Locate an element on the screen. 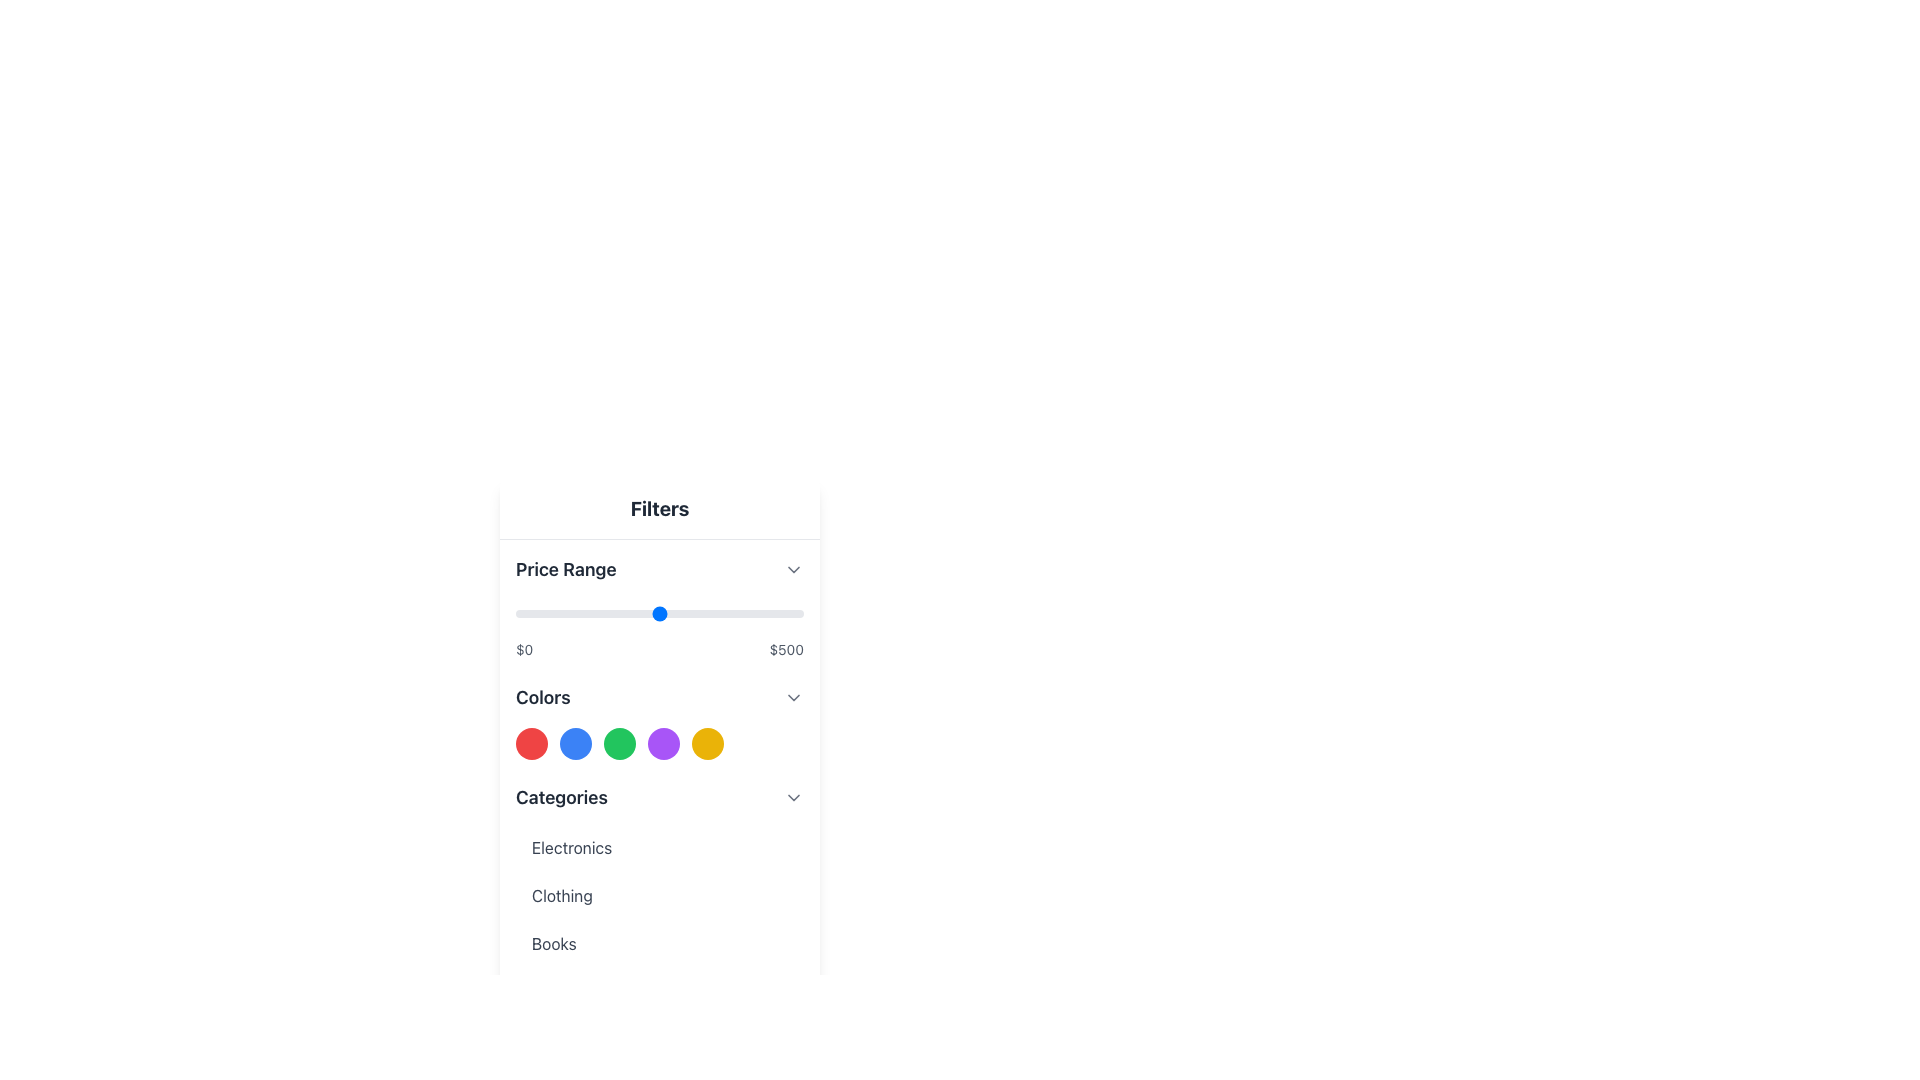 The image size is (1920, 1080). the slider is located at coordinates (659, 612).